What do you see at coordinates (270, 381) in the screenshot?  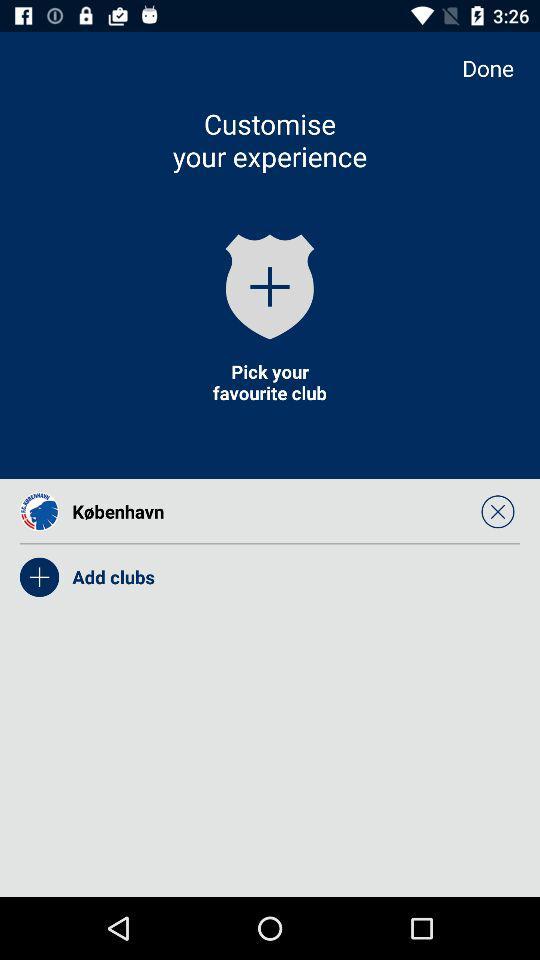 I see `pick your favourite icon` at bounding box center [270, 381].